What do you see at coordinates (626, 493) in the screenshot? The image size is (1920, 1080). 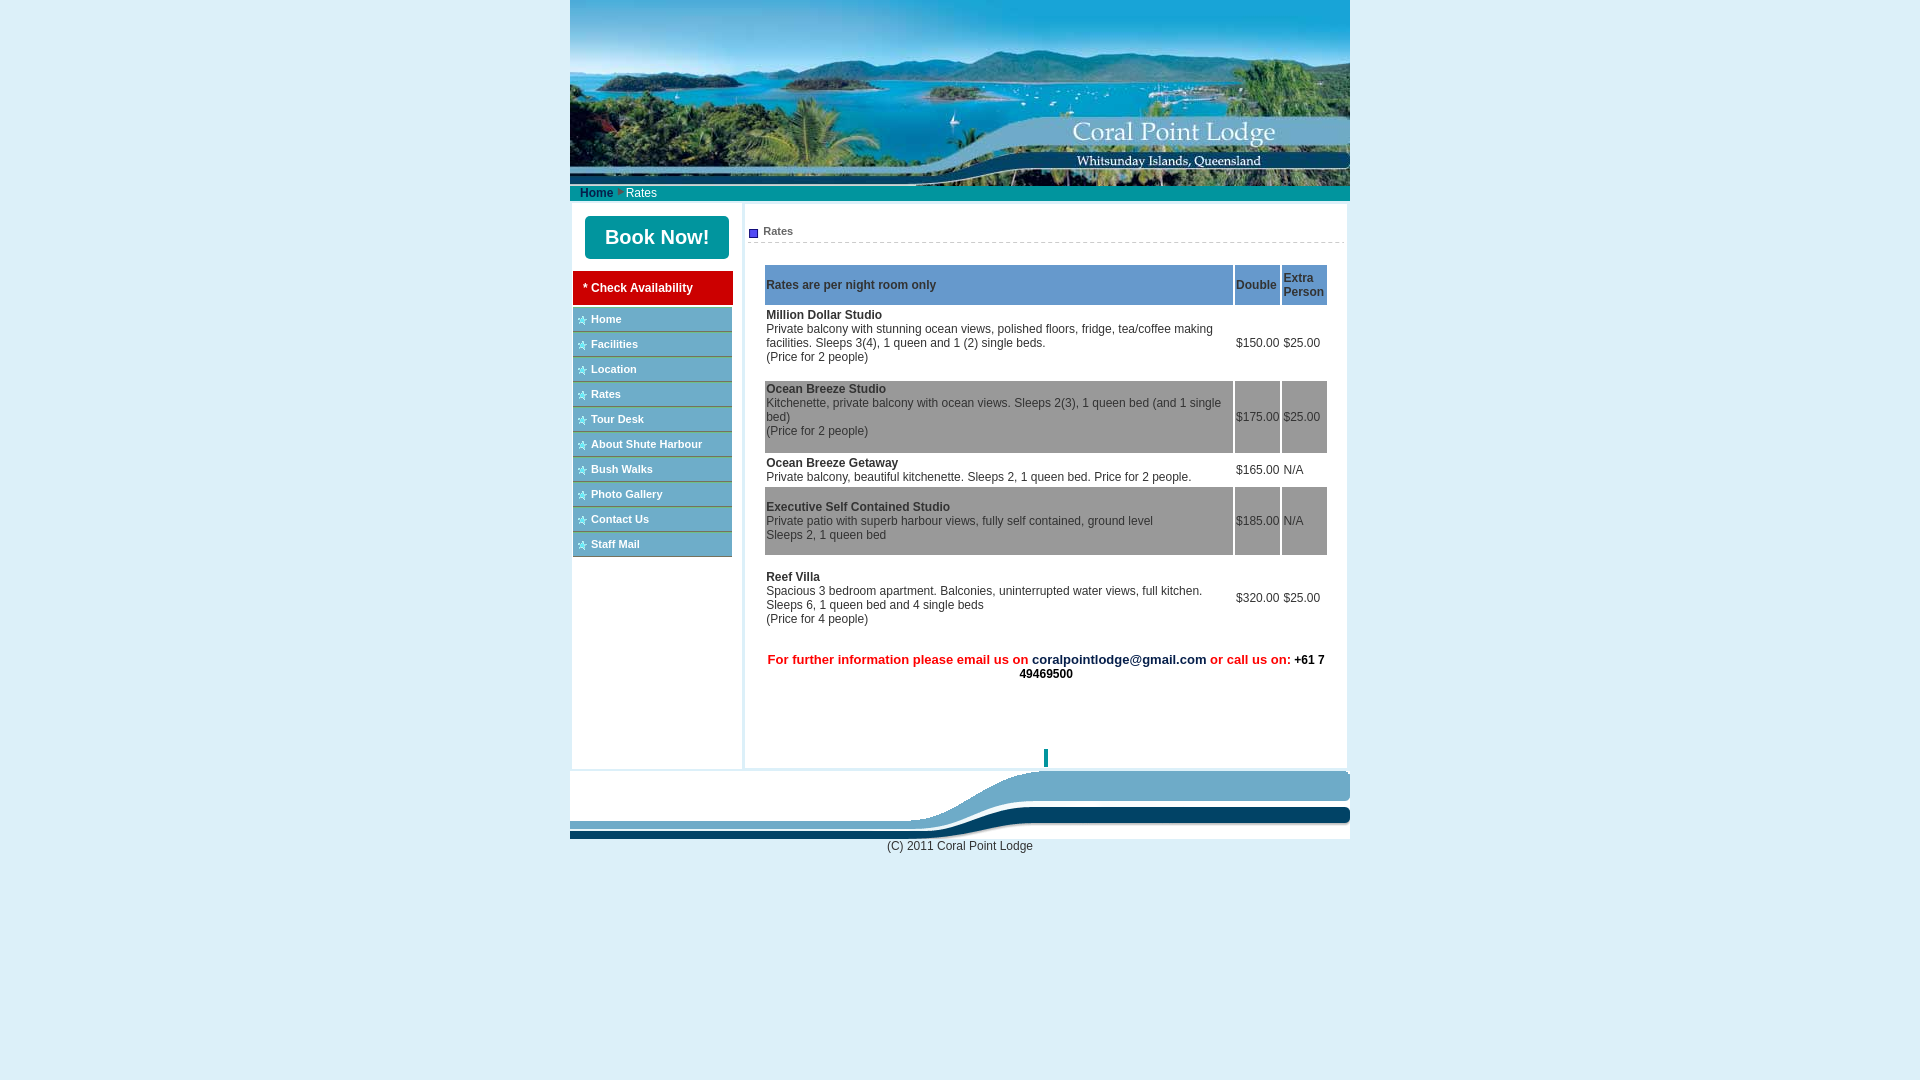 I see `'Photo Gallery'` at bounding box center [626, 493].